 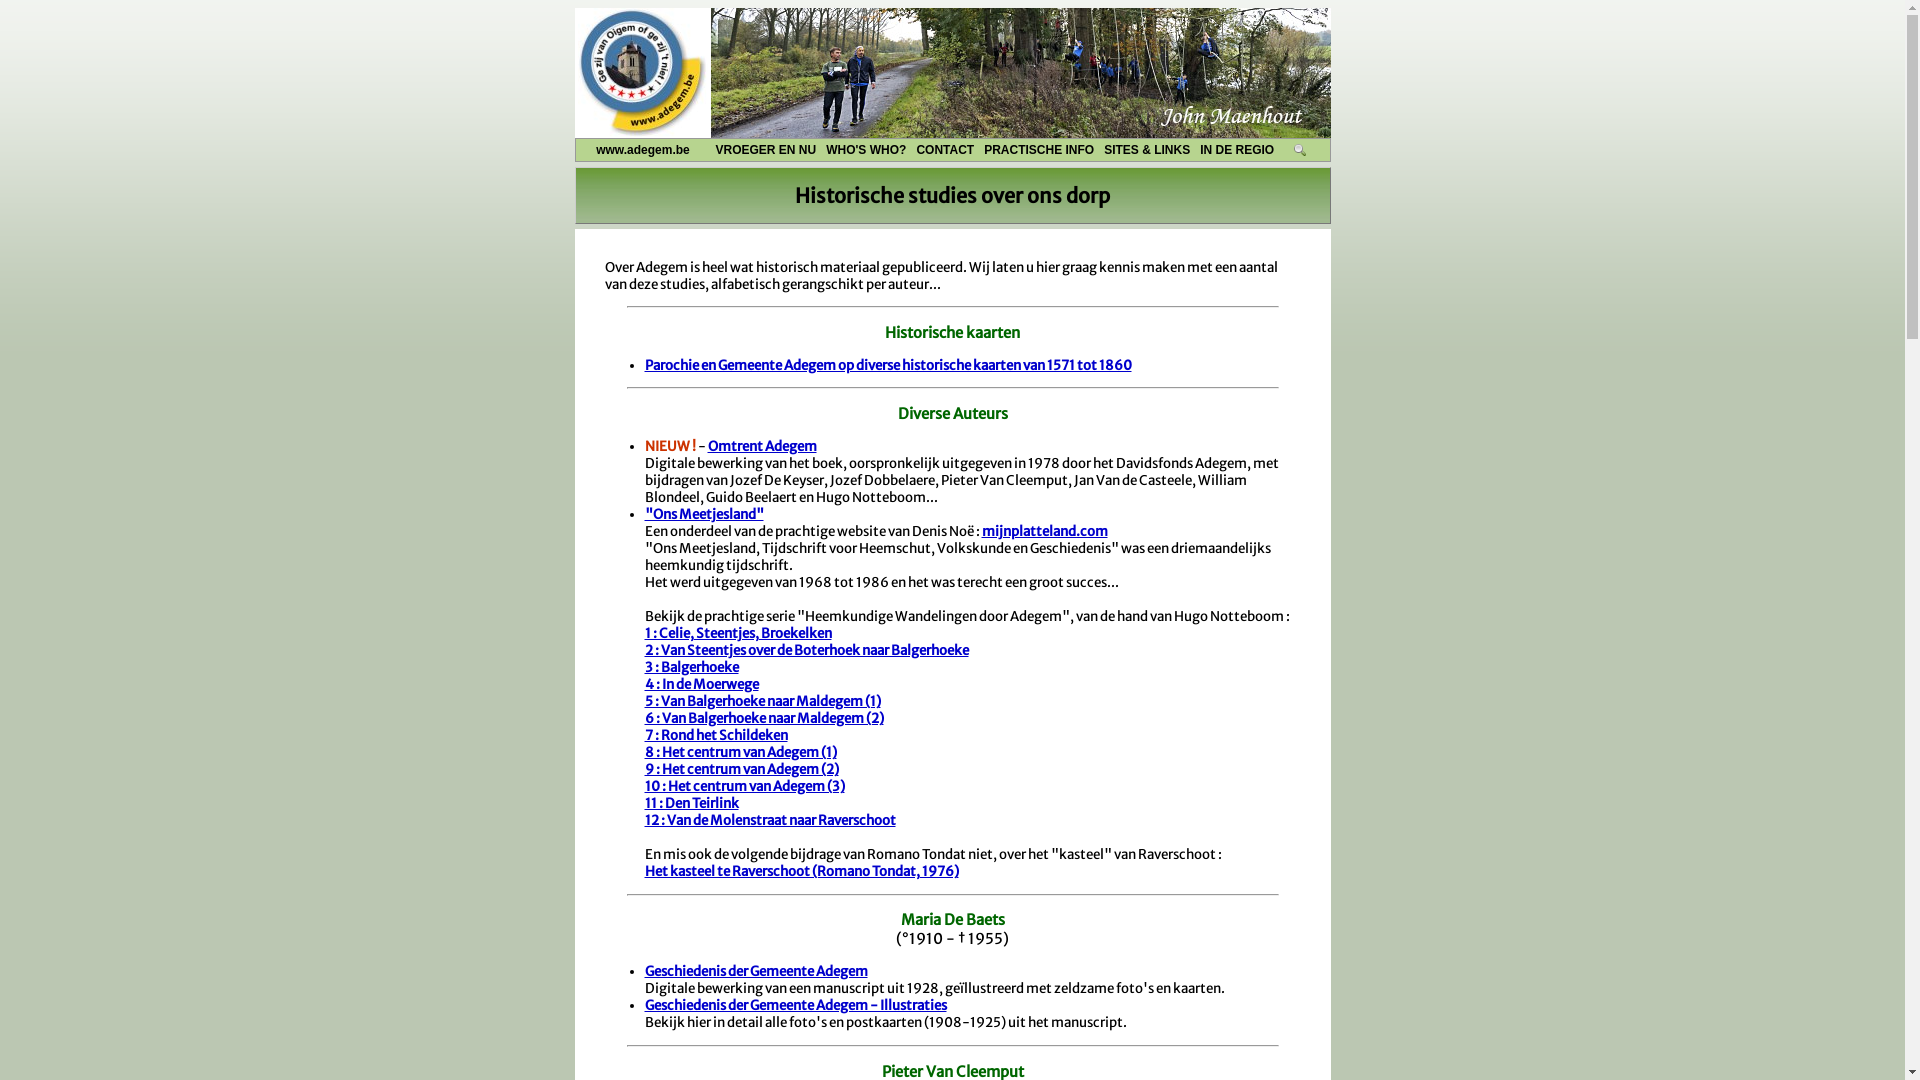 What do you see at coordinates (738, 752) in the screenshot?
I see `'8 : Het centrum van Adegem (1)'` at bounding box center [738, 752].